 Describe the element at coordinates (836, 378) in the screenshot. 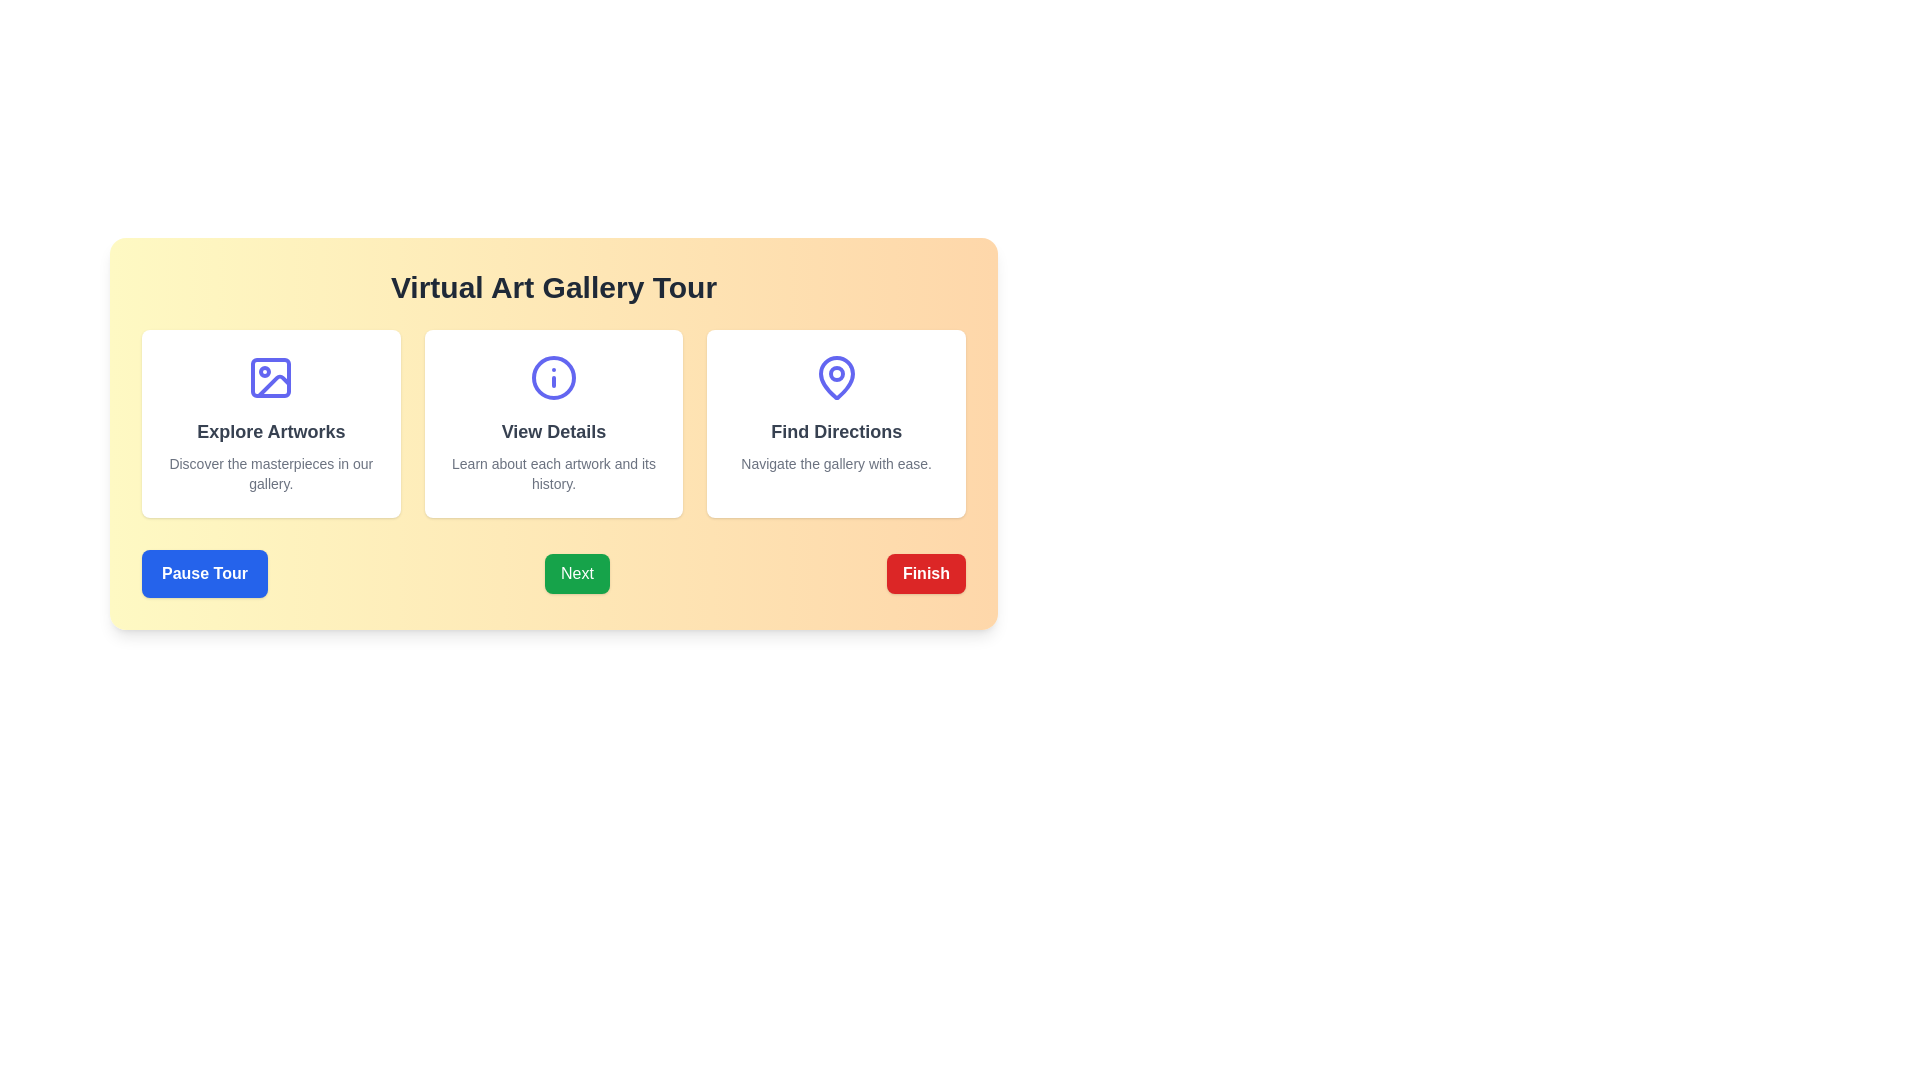

I see `the map pin icon with a blue outer boundary and a circular dot at its center, located within the 'Find Directions' card in the 'Virtual Art Gallery Tour' section` at that location.